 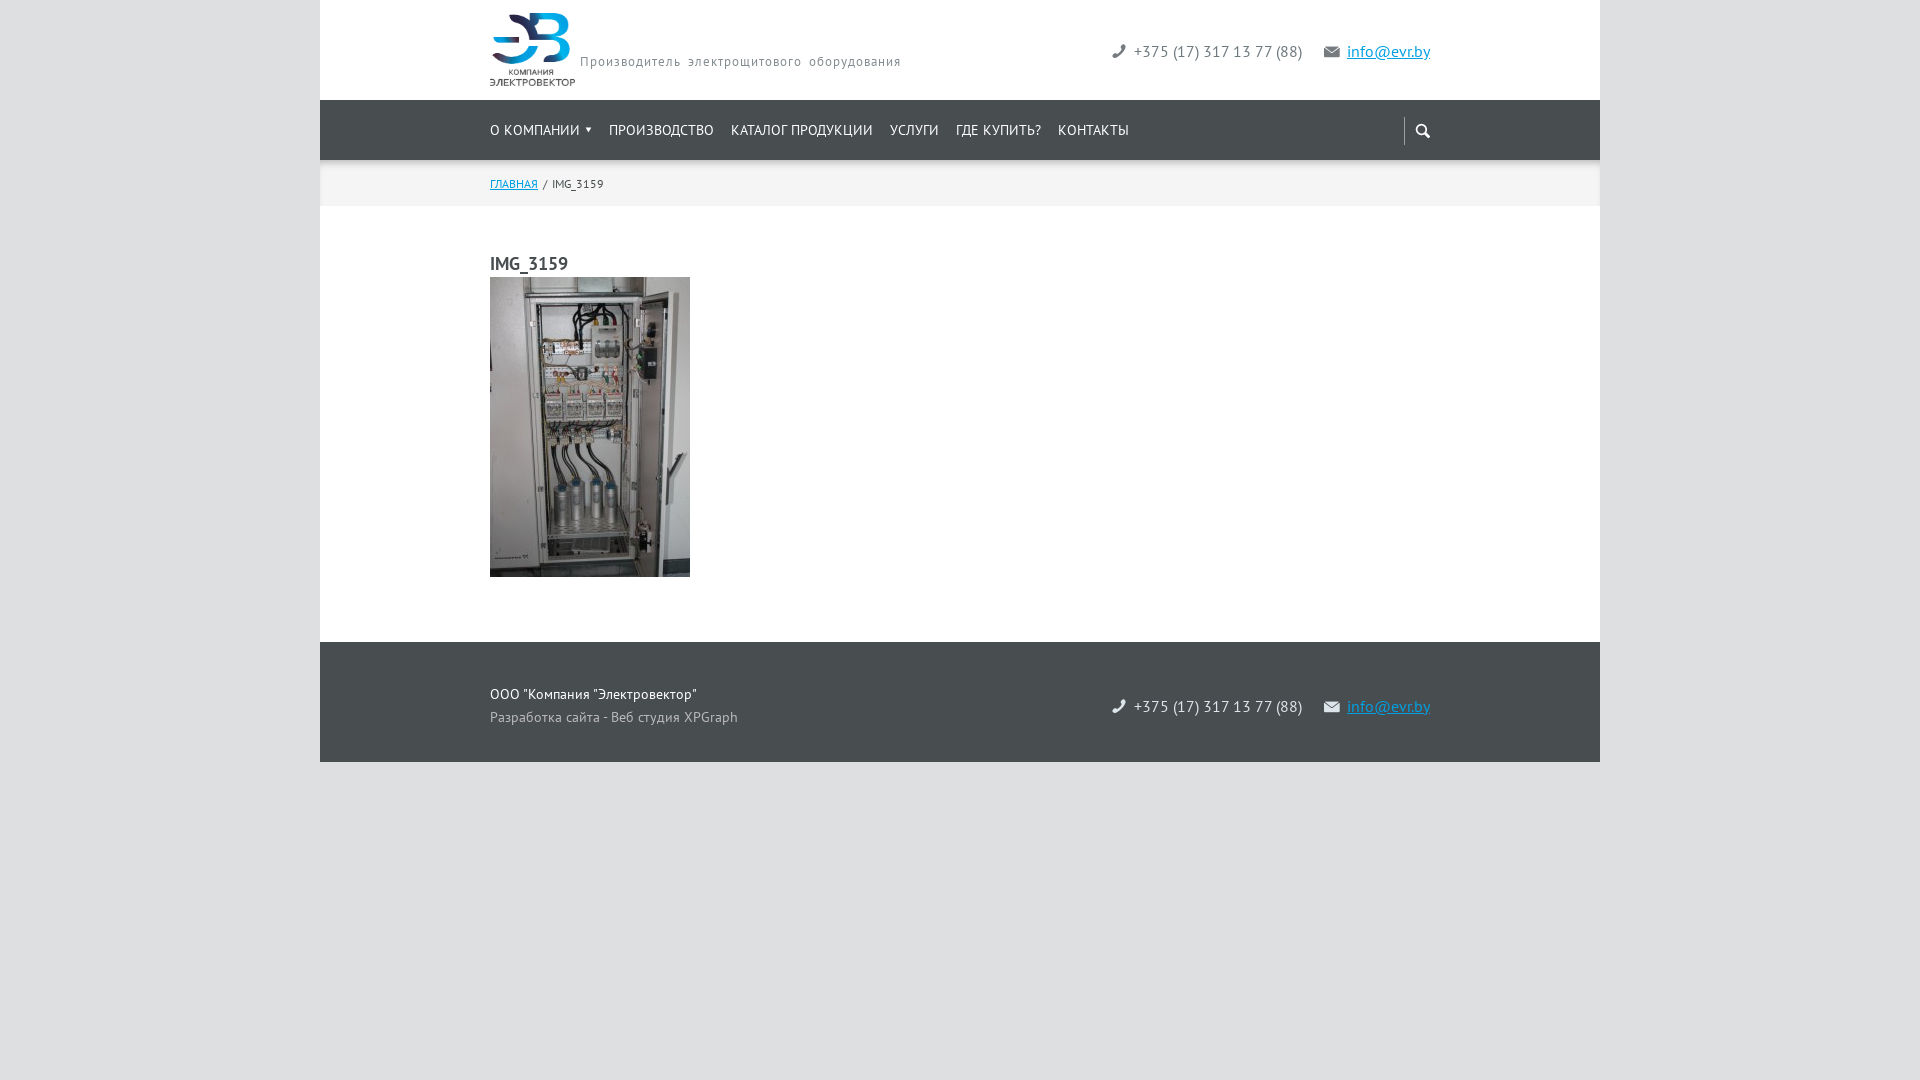 I want to click on 'info@evr.by', so click(x=1376, y=705).